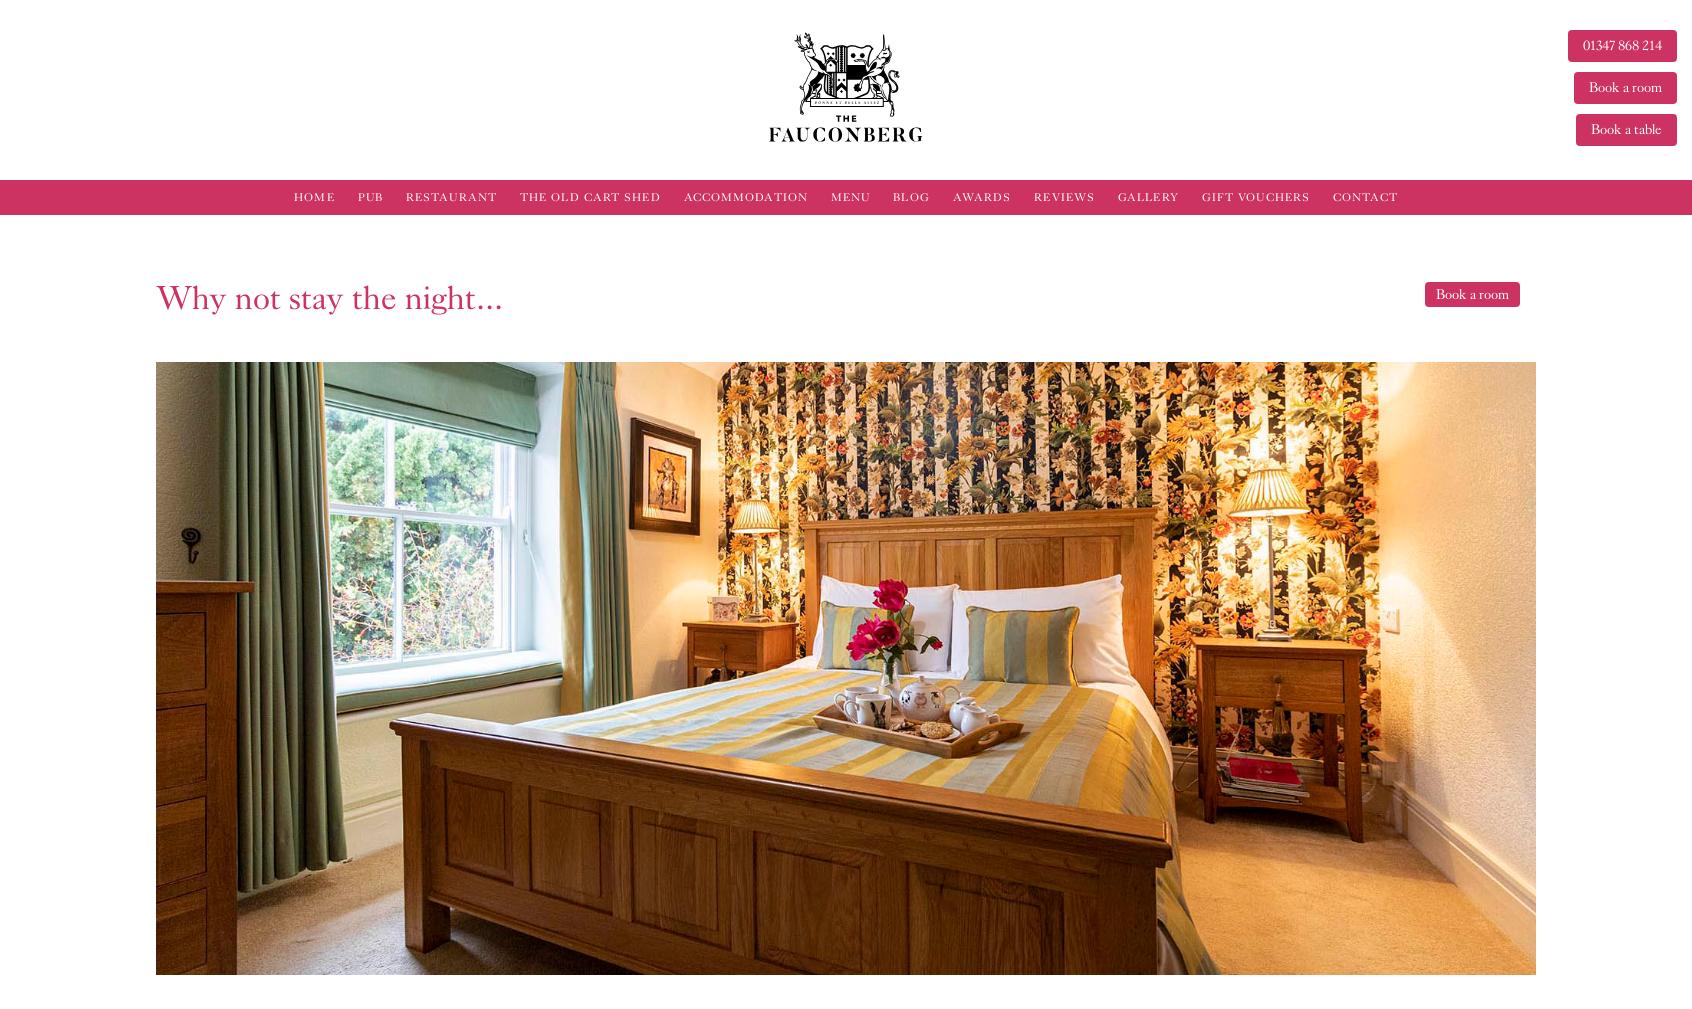  I want to click on 'Reviews', so click(1064, 196).